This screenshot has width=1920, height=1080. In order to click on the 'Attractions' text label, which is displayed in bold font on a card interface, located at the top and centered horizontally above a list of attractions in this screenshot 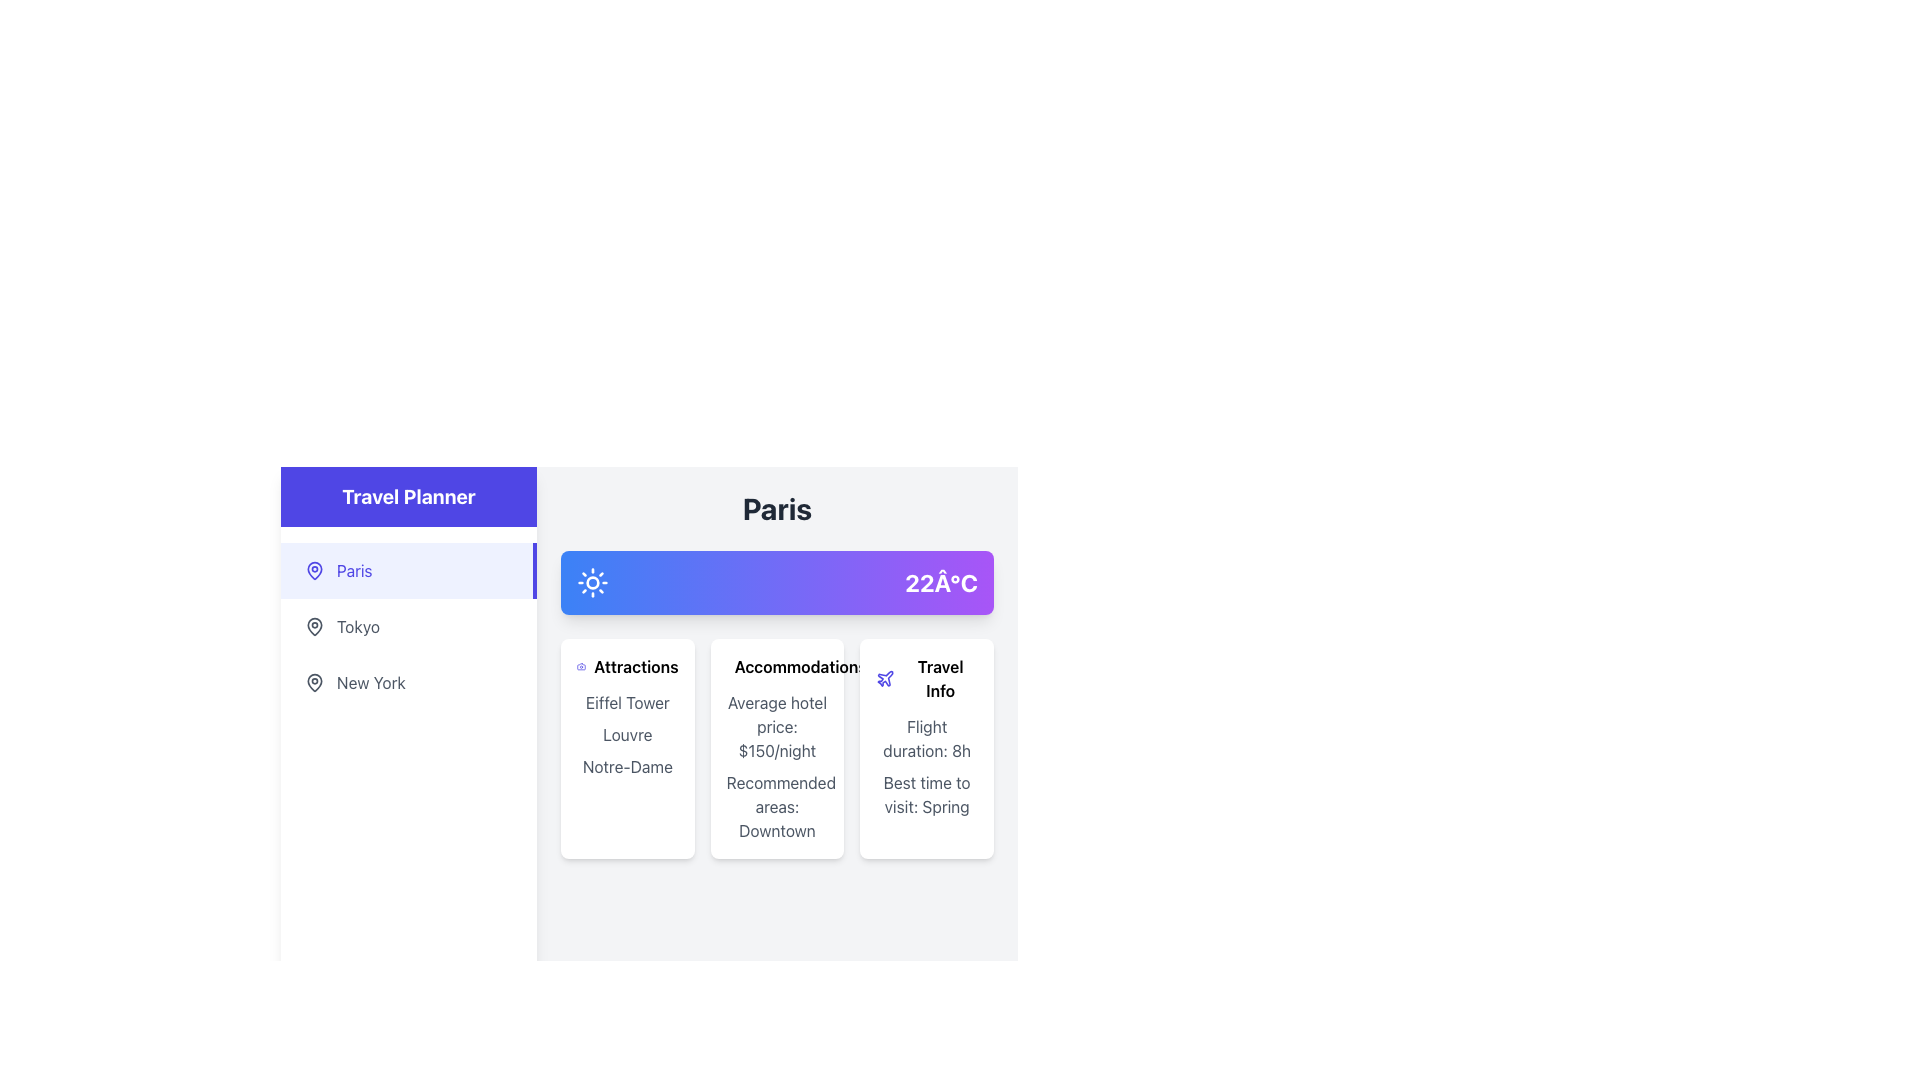, I will do `click(635, 667)`.